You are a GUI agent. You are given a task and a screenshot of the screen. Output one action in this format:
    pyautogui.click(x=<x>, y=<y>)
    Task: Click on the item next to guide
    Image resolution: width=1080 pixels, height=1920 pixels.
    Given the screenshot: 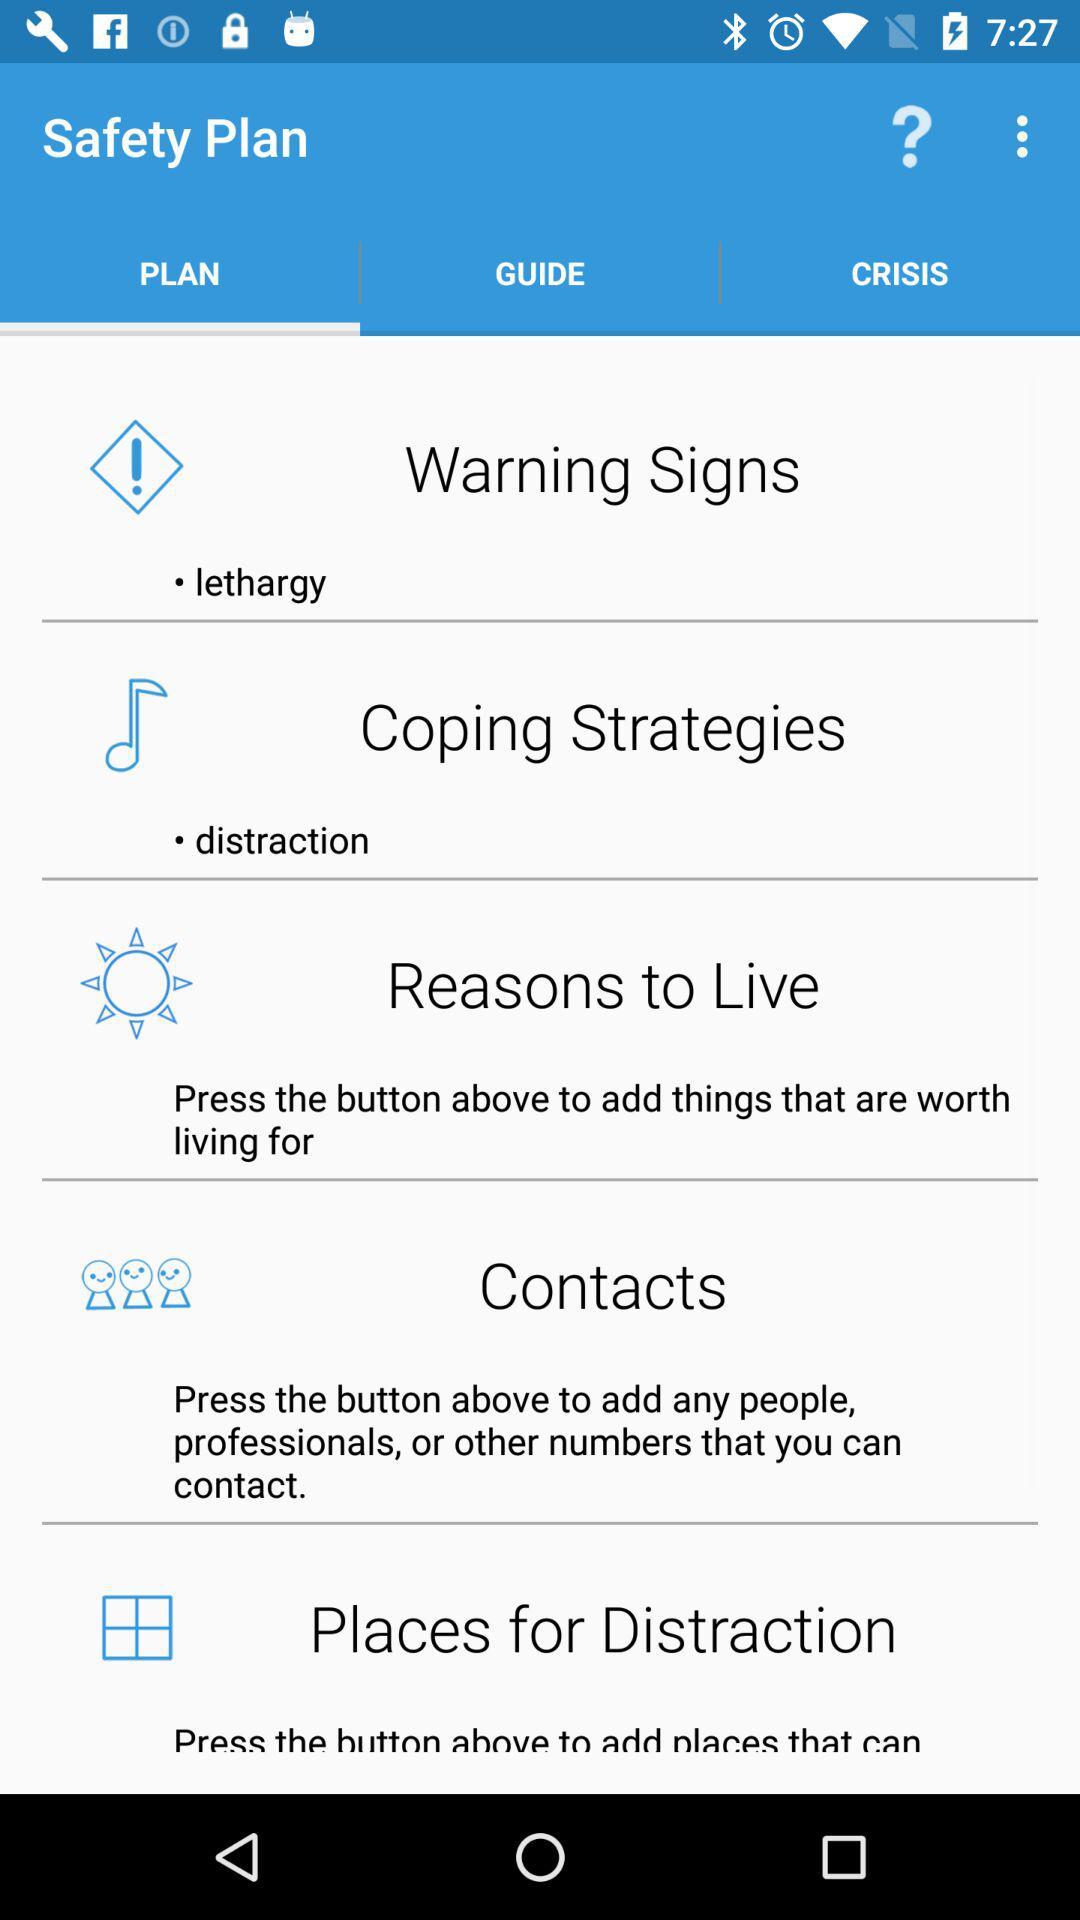 What is the action you would take?
    pyautogui.click(x=911, y=135)
    